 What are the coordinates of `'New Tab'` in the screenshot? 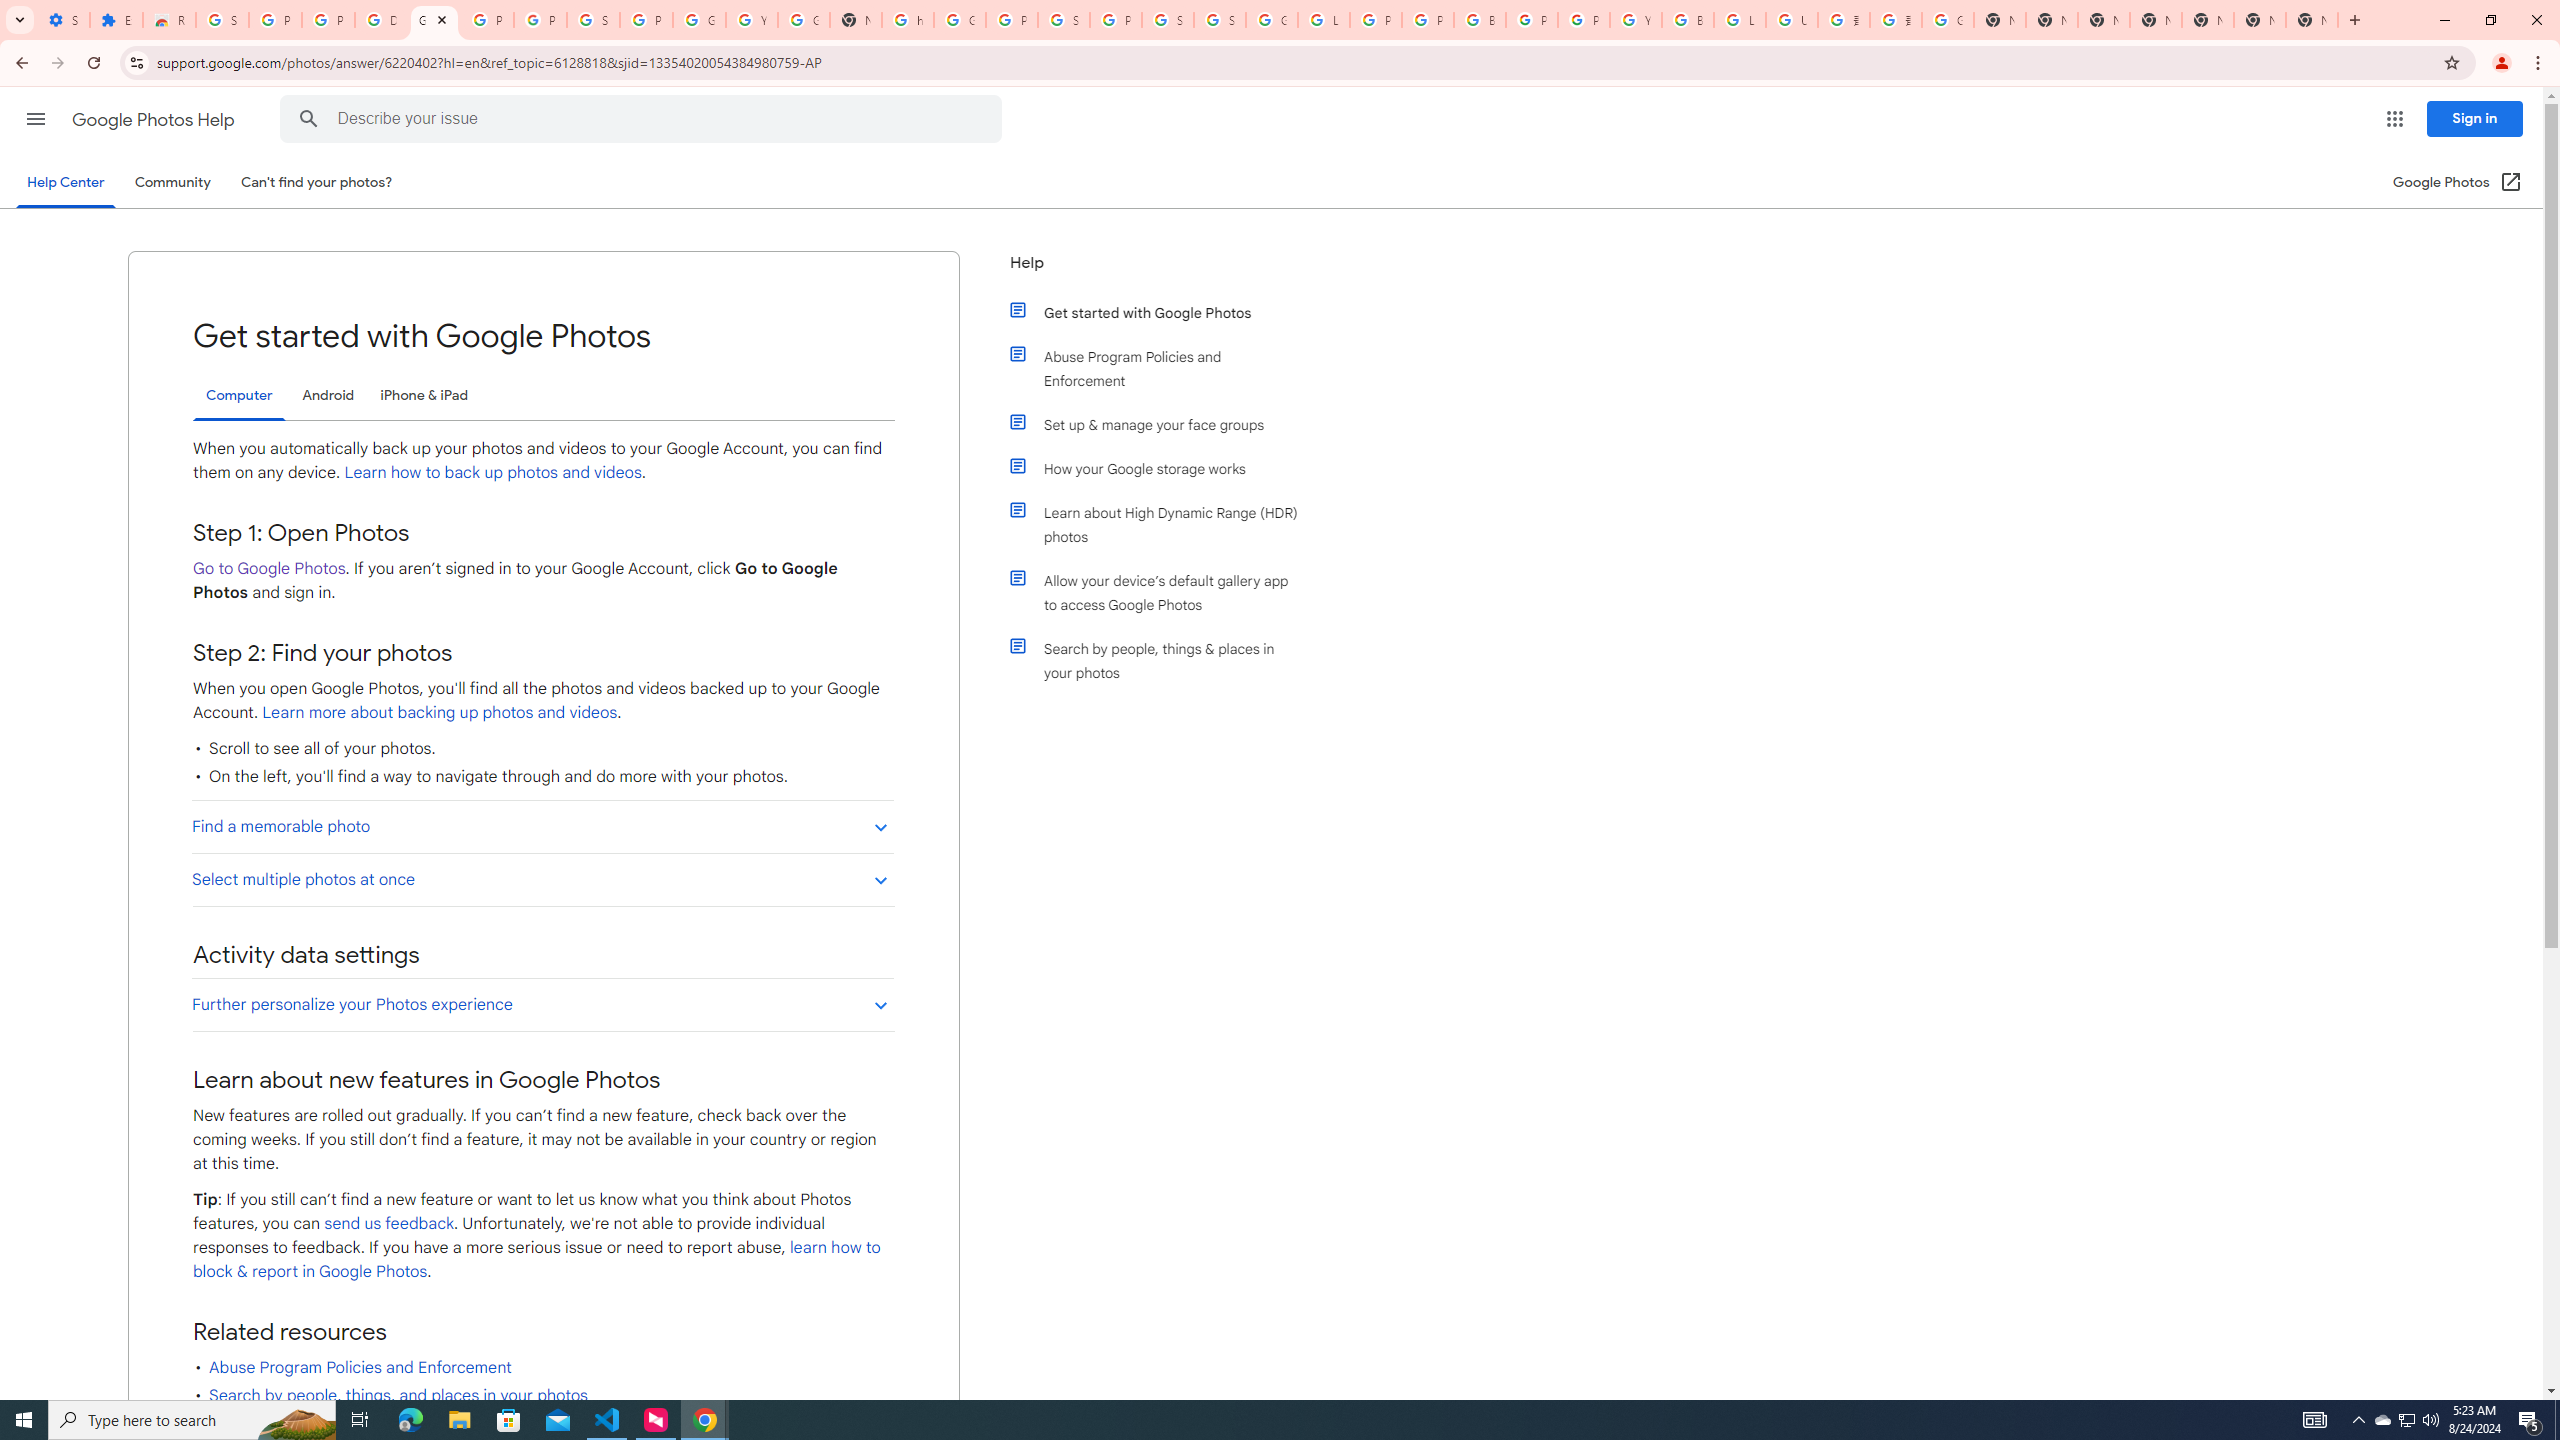 It's located at (2311, 19).